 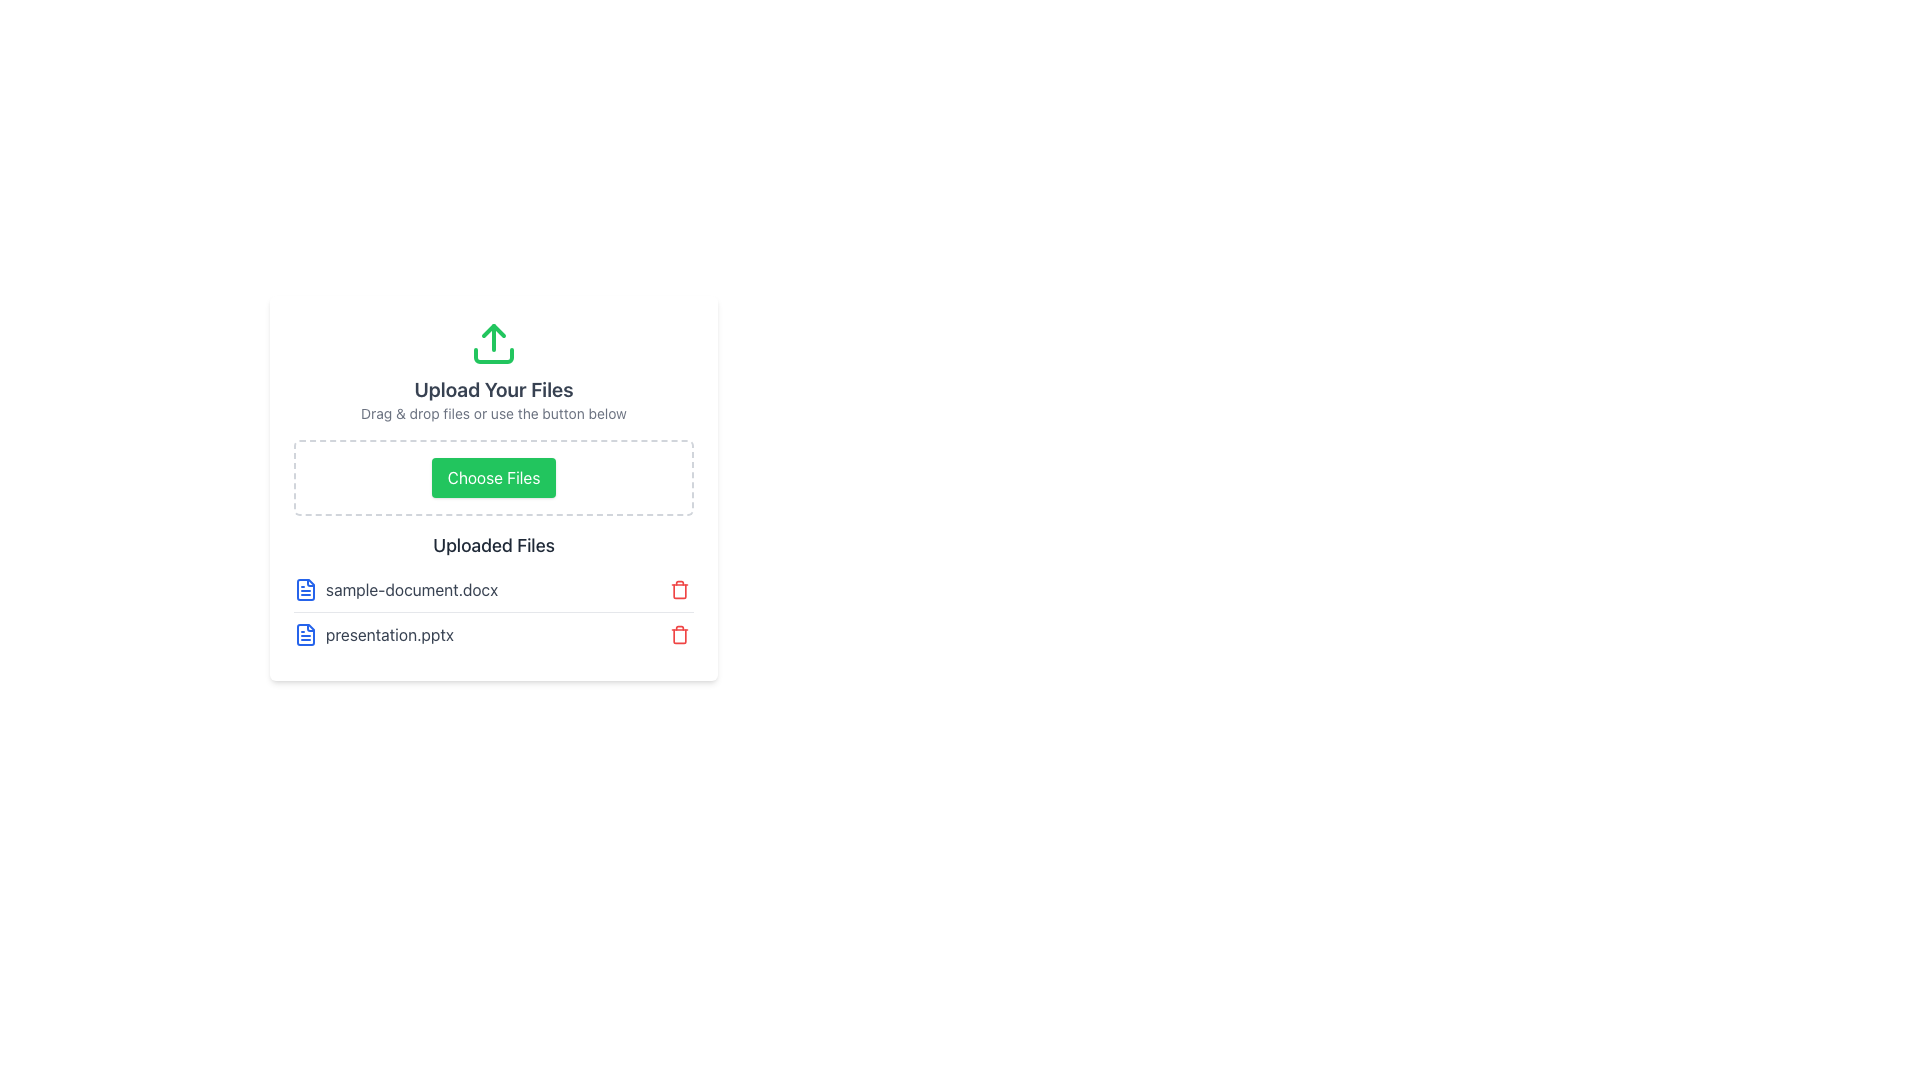 I want to click on to select the file list item displaying the file name 'presentation.pptx', which is the second file in the uploaded files section, so click(x=374, y=635).